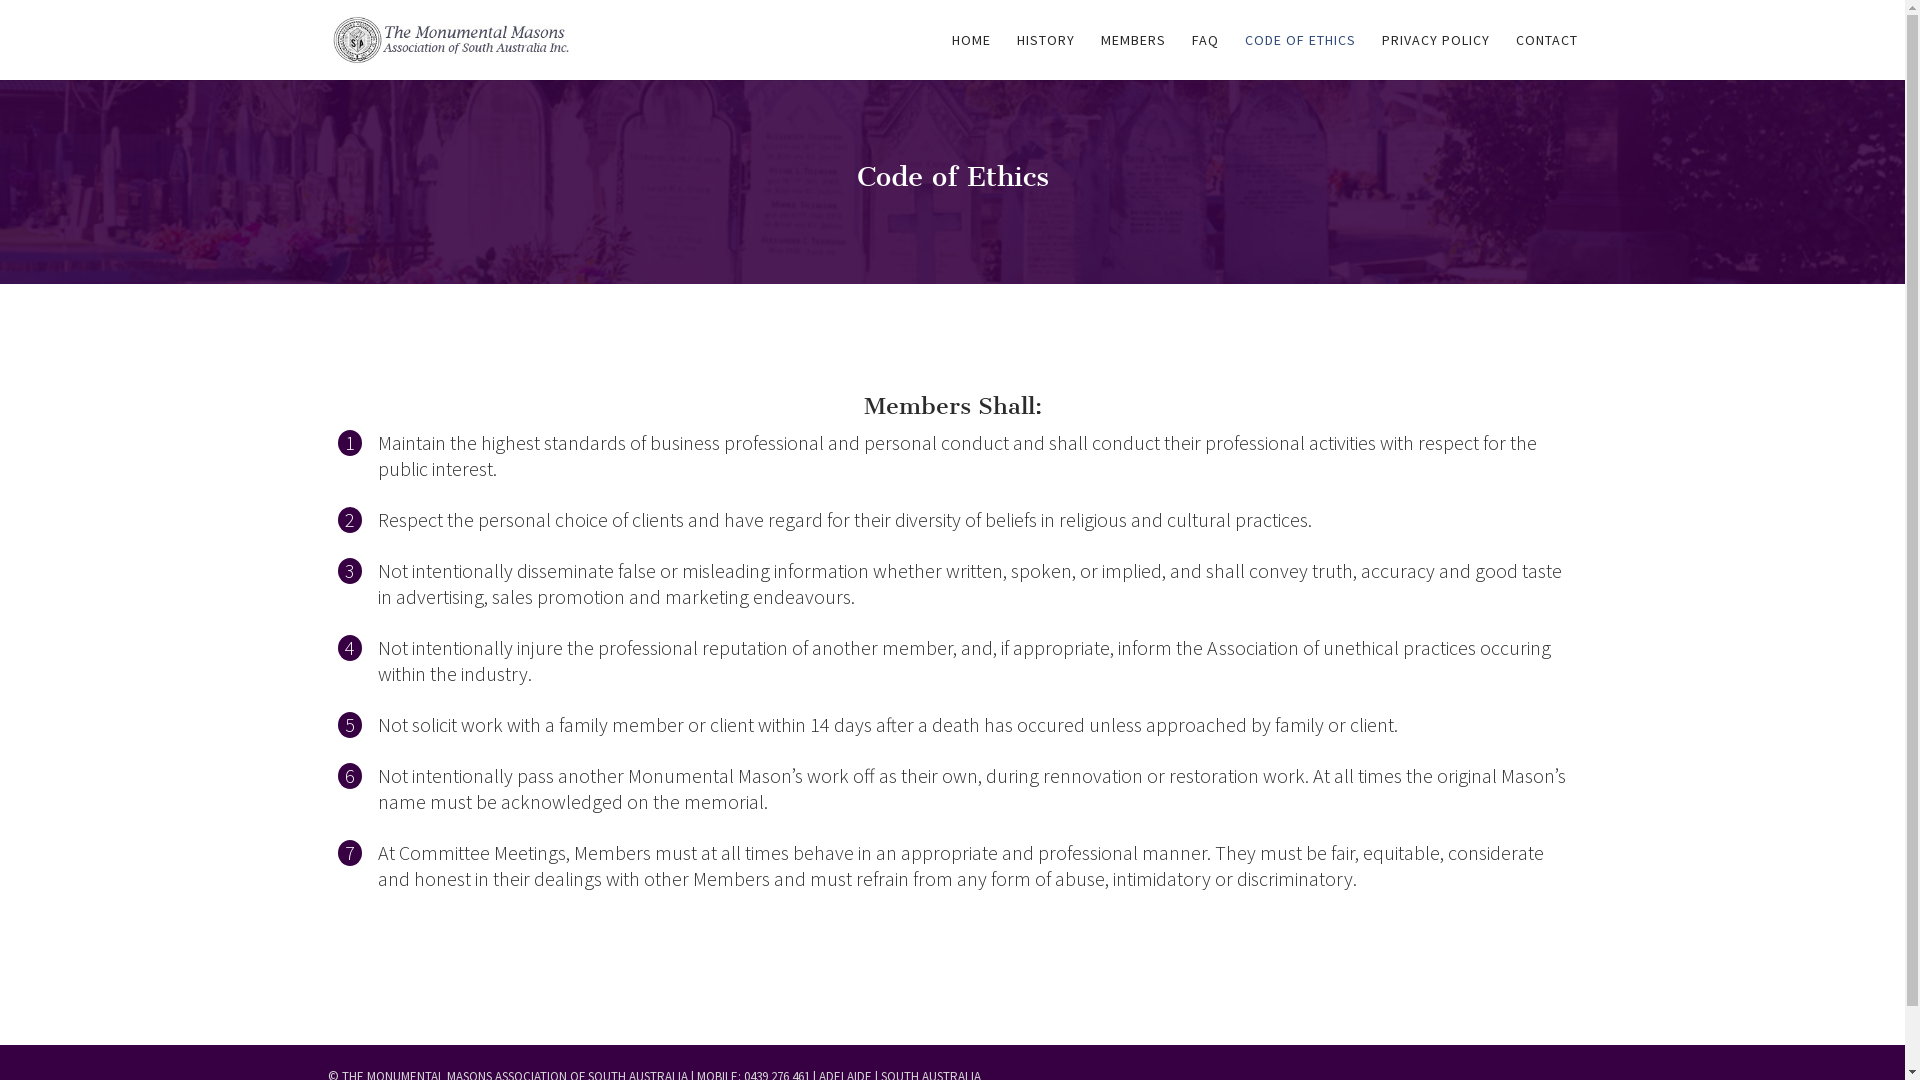 Image resolution: width=1920 pixels, height=1080 pixels. What do you see at coordinates (1204, 55) in the screenshot?
I see `'FAQ'` at bounding box center [1204, 55].